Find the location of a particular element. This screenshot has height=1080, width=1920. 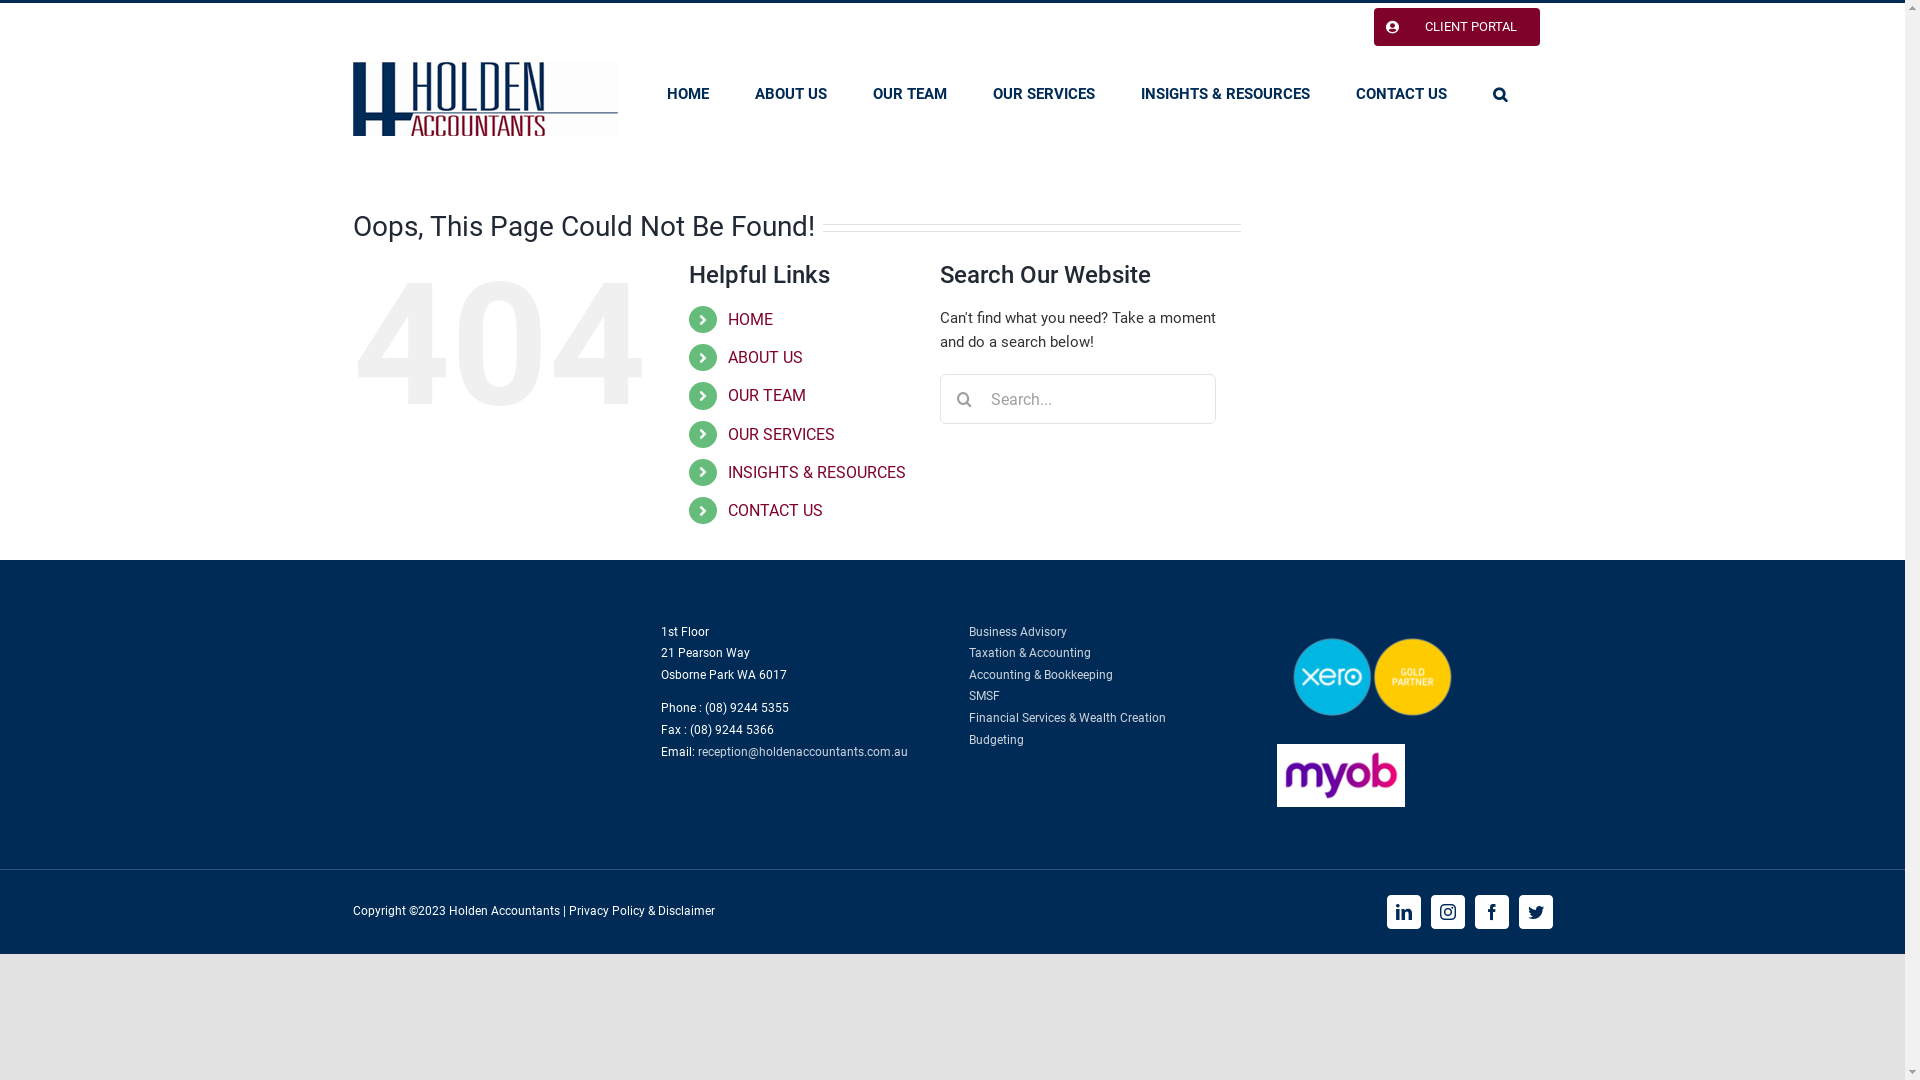

'Accounting & Bookkeeping' is located at coordinates (1040, 675).